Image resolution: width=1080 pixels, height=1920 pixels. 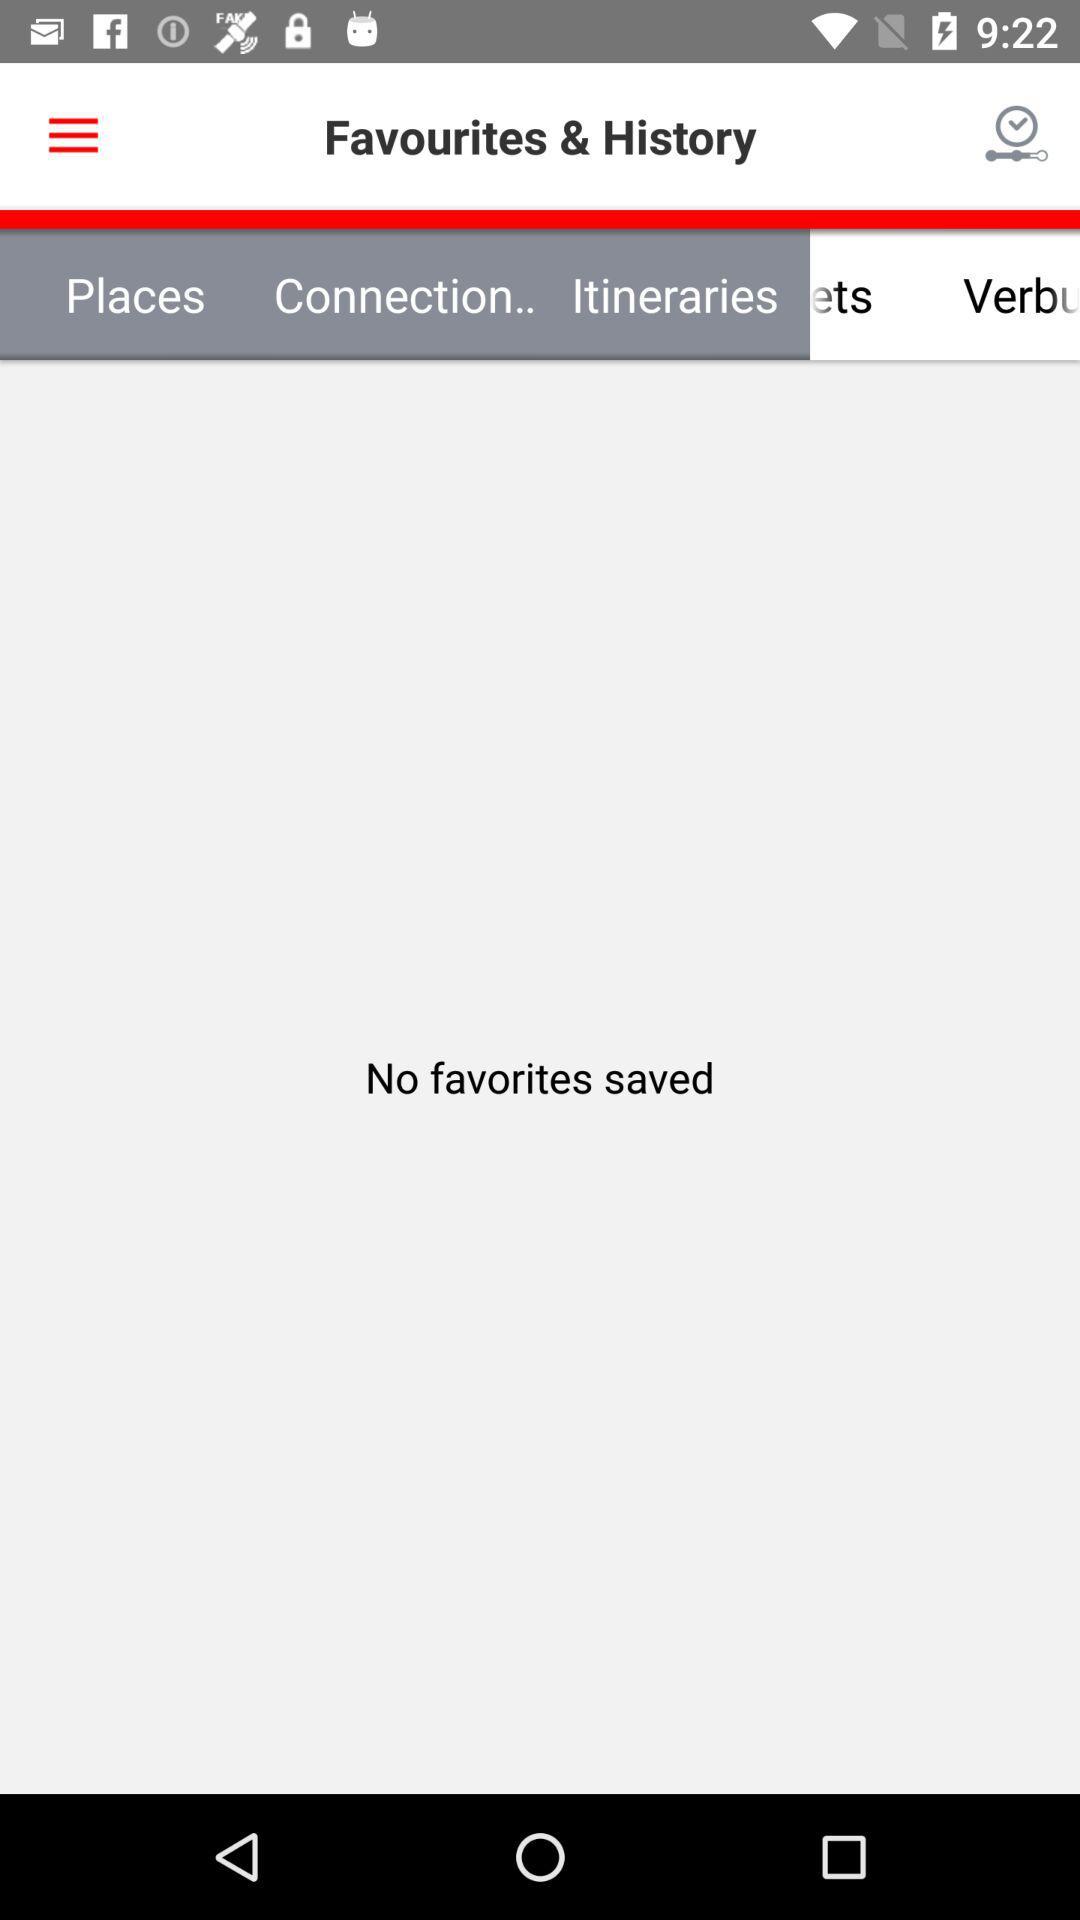 I want to click on item to the right of favourites & history, so click(x=1017, y=135).